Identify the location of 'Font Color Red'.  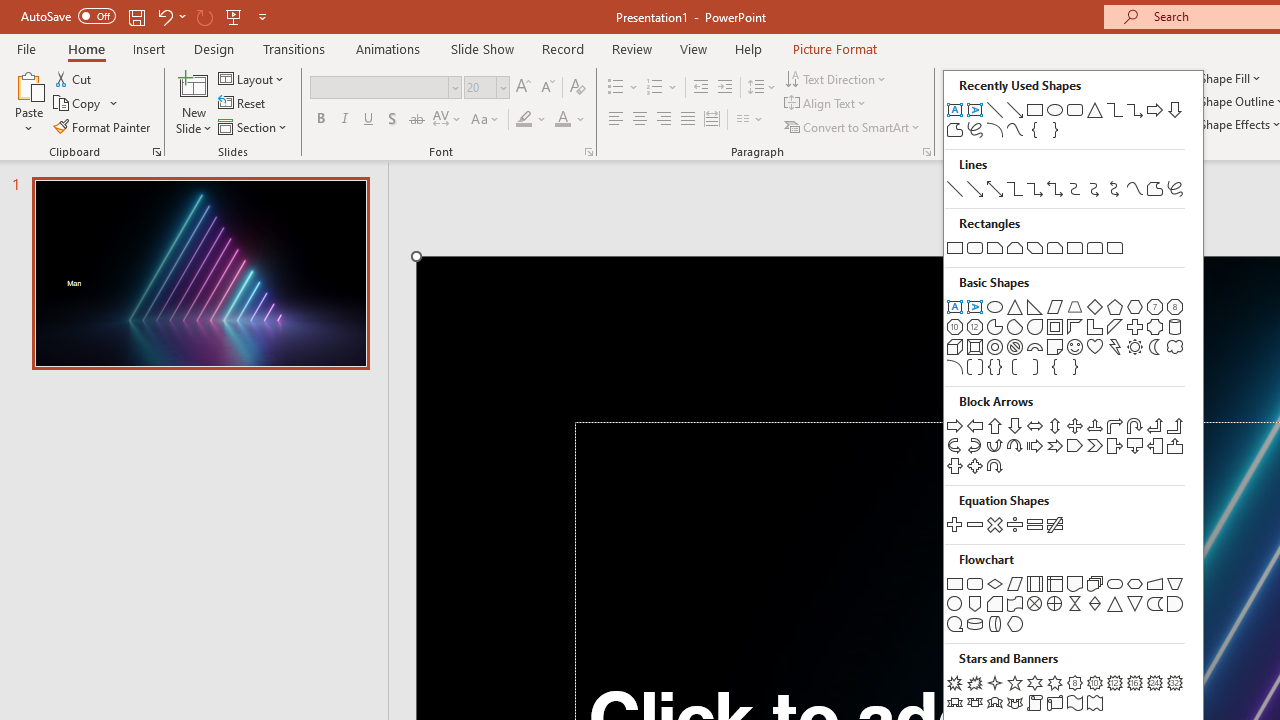
(561, 119).